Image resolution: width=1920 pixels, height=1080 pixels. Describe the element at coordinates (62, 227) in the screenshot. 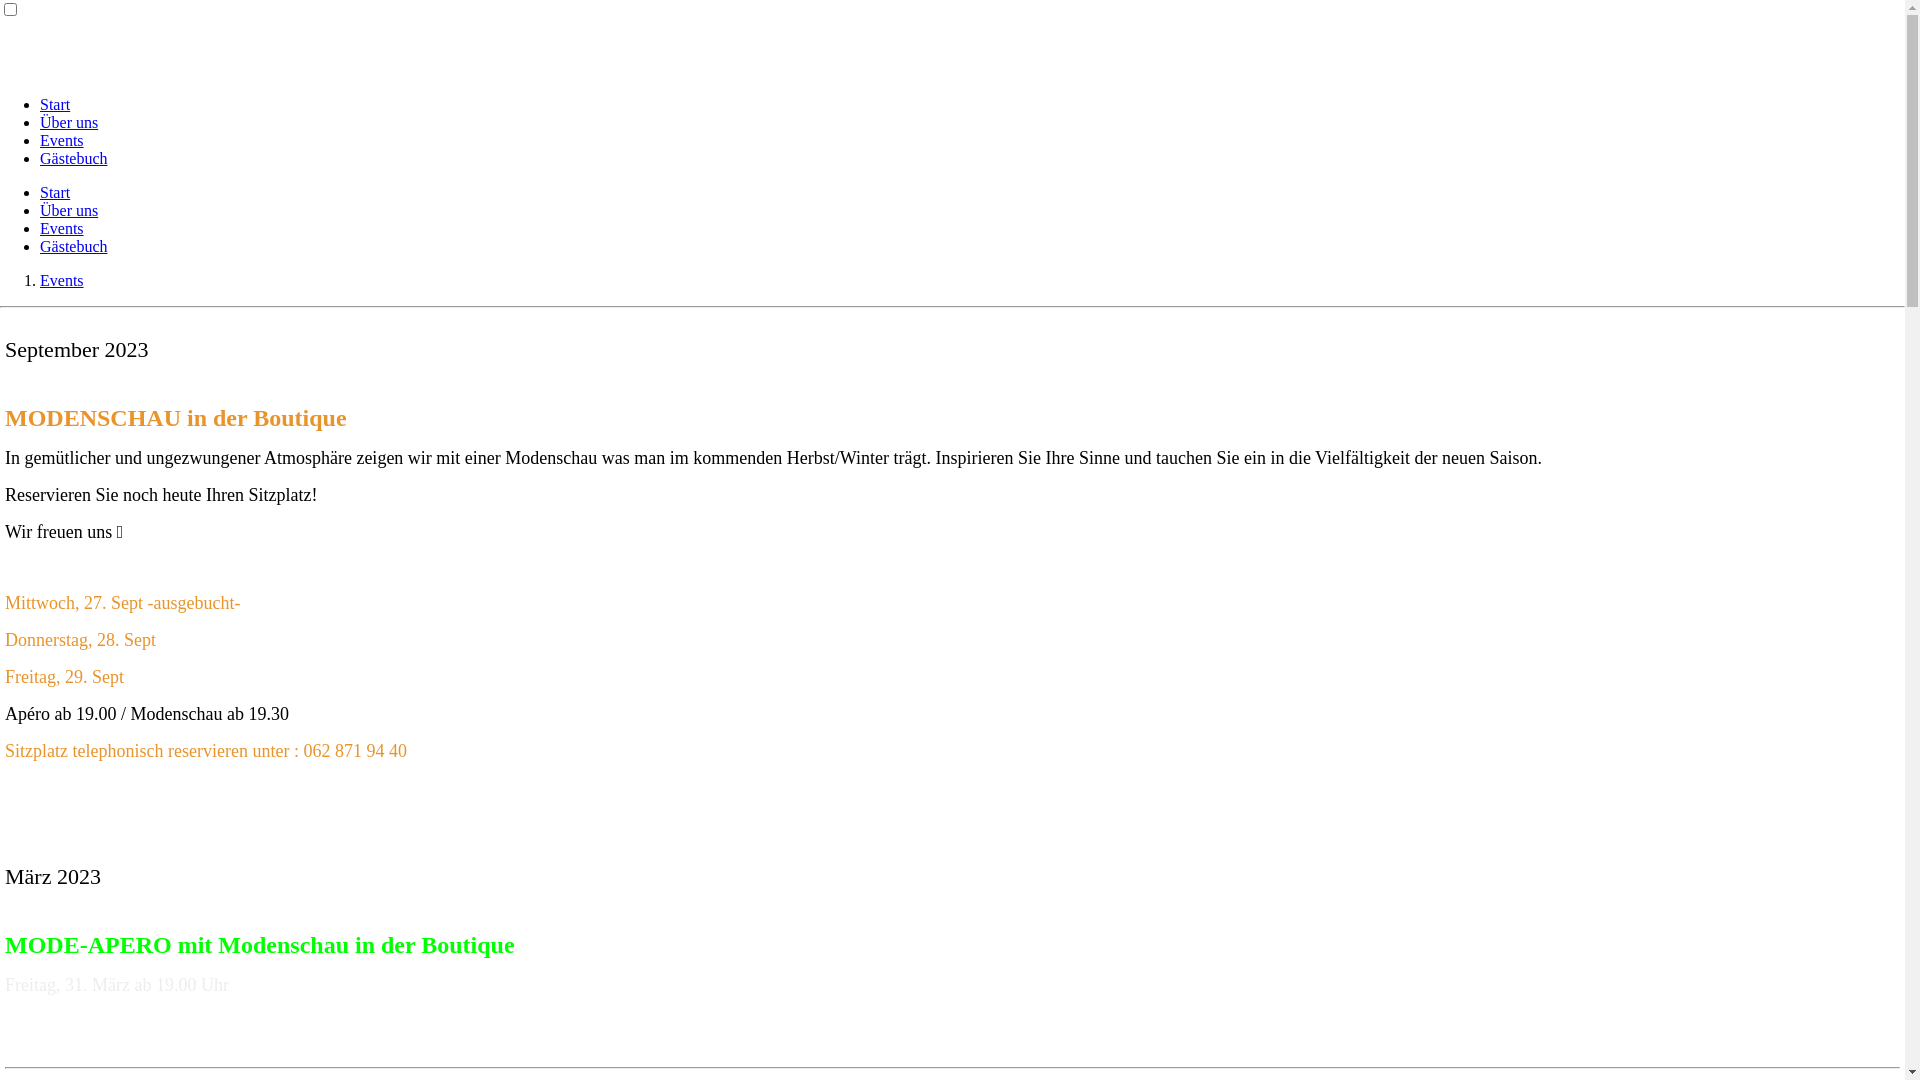

I see `'Events'` at that location.